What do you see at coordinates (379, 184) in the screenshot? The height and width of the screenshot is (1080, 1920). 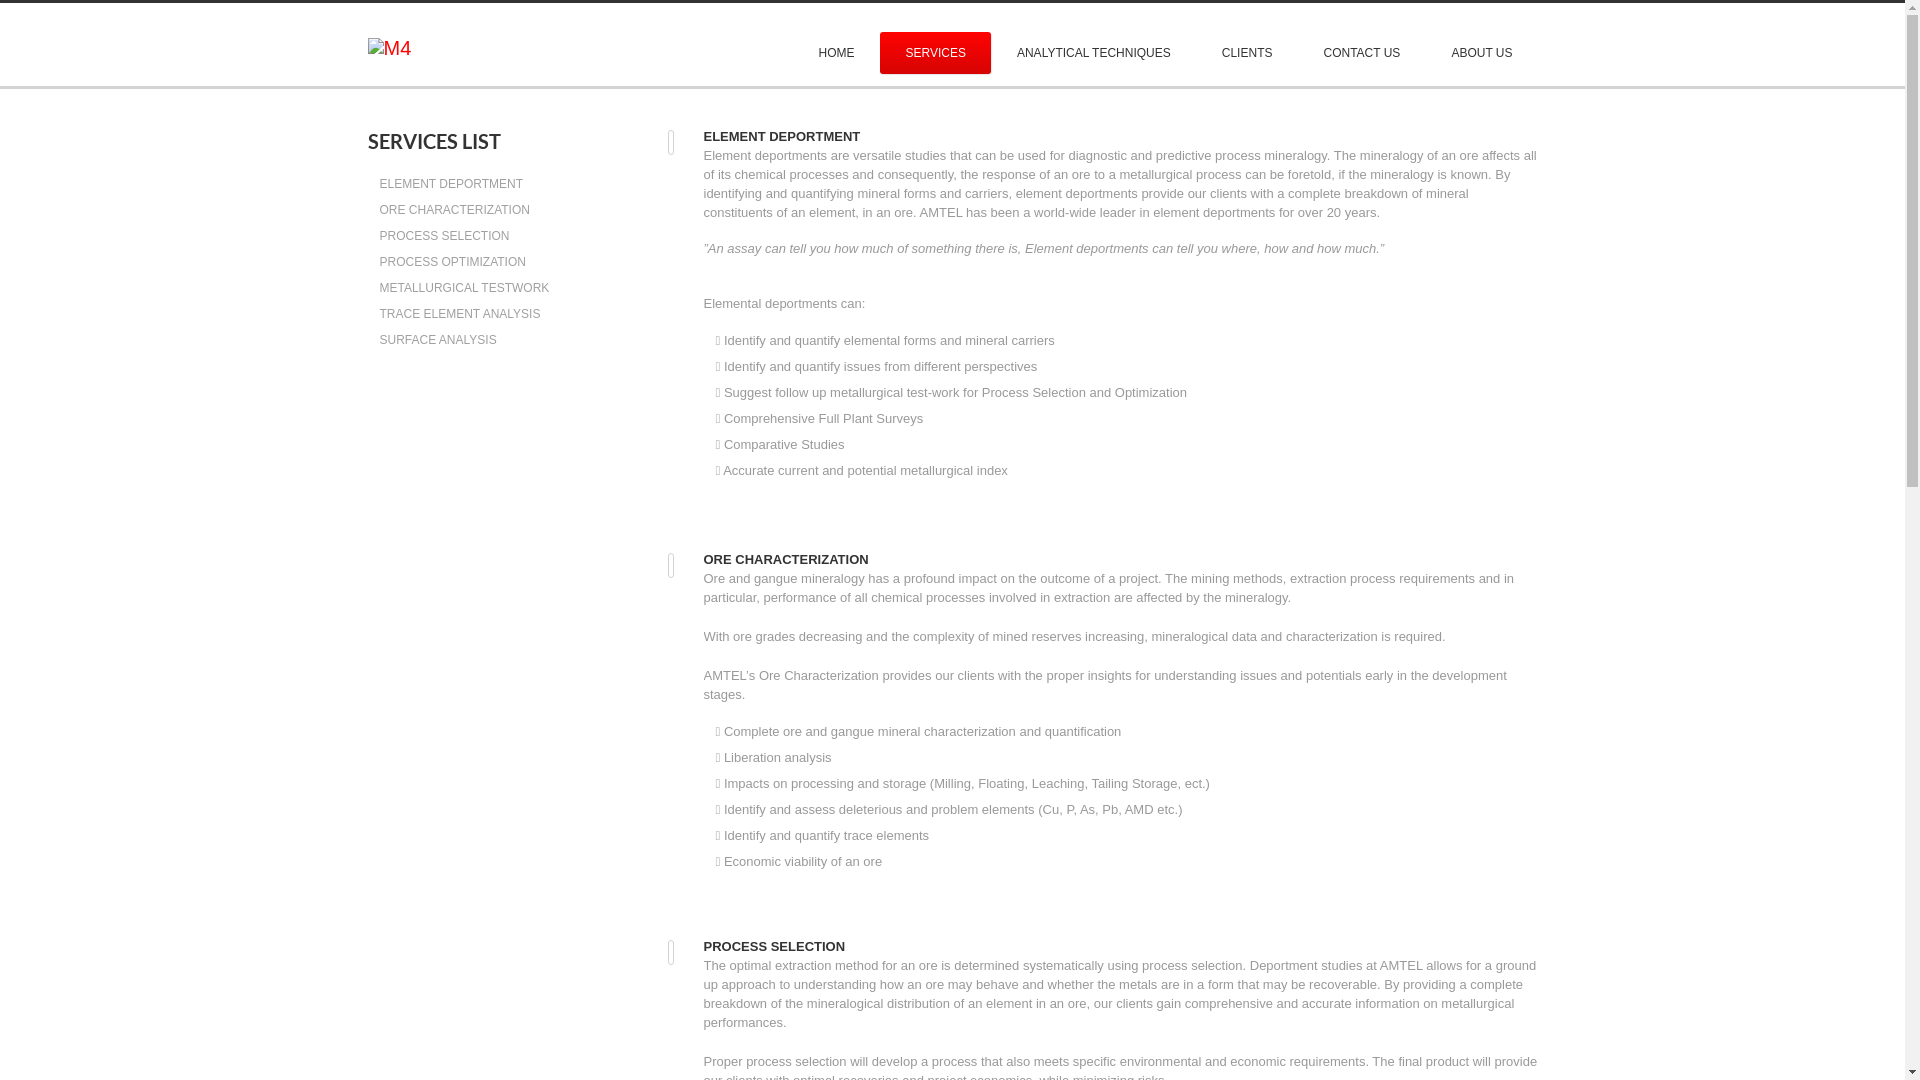 I see `'ELEMENT DEPORTMENT'` at bounding box center [379, 184].